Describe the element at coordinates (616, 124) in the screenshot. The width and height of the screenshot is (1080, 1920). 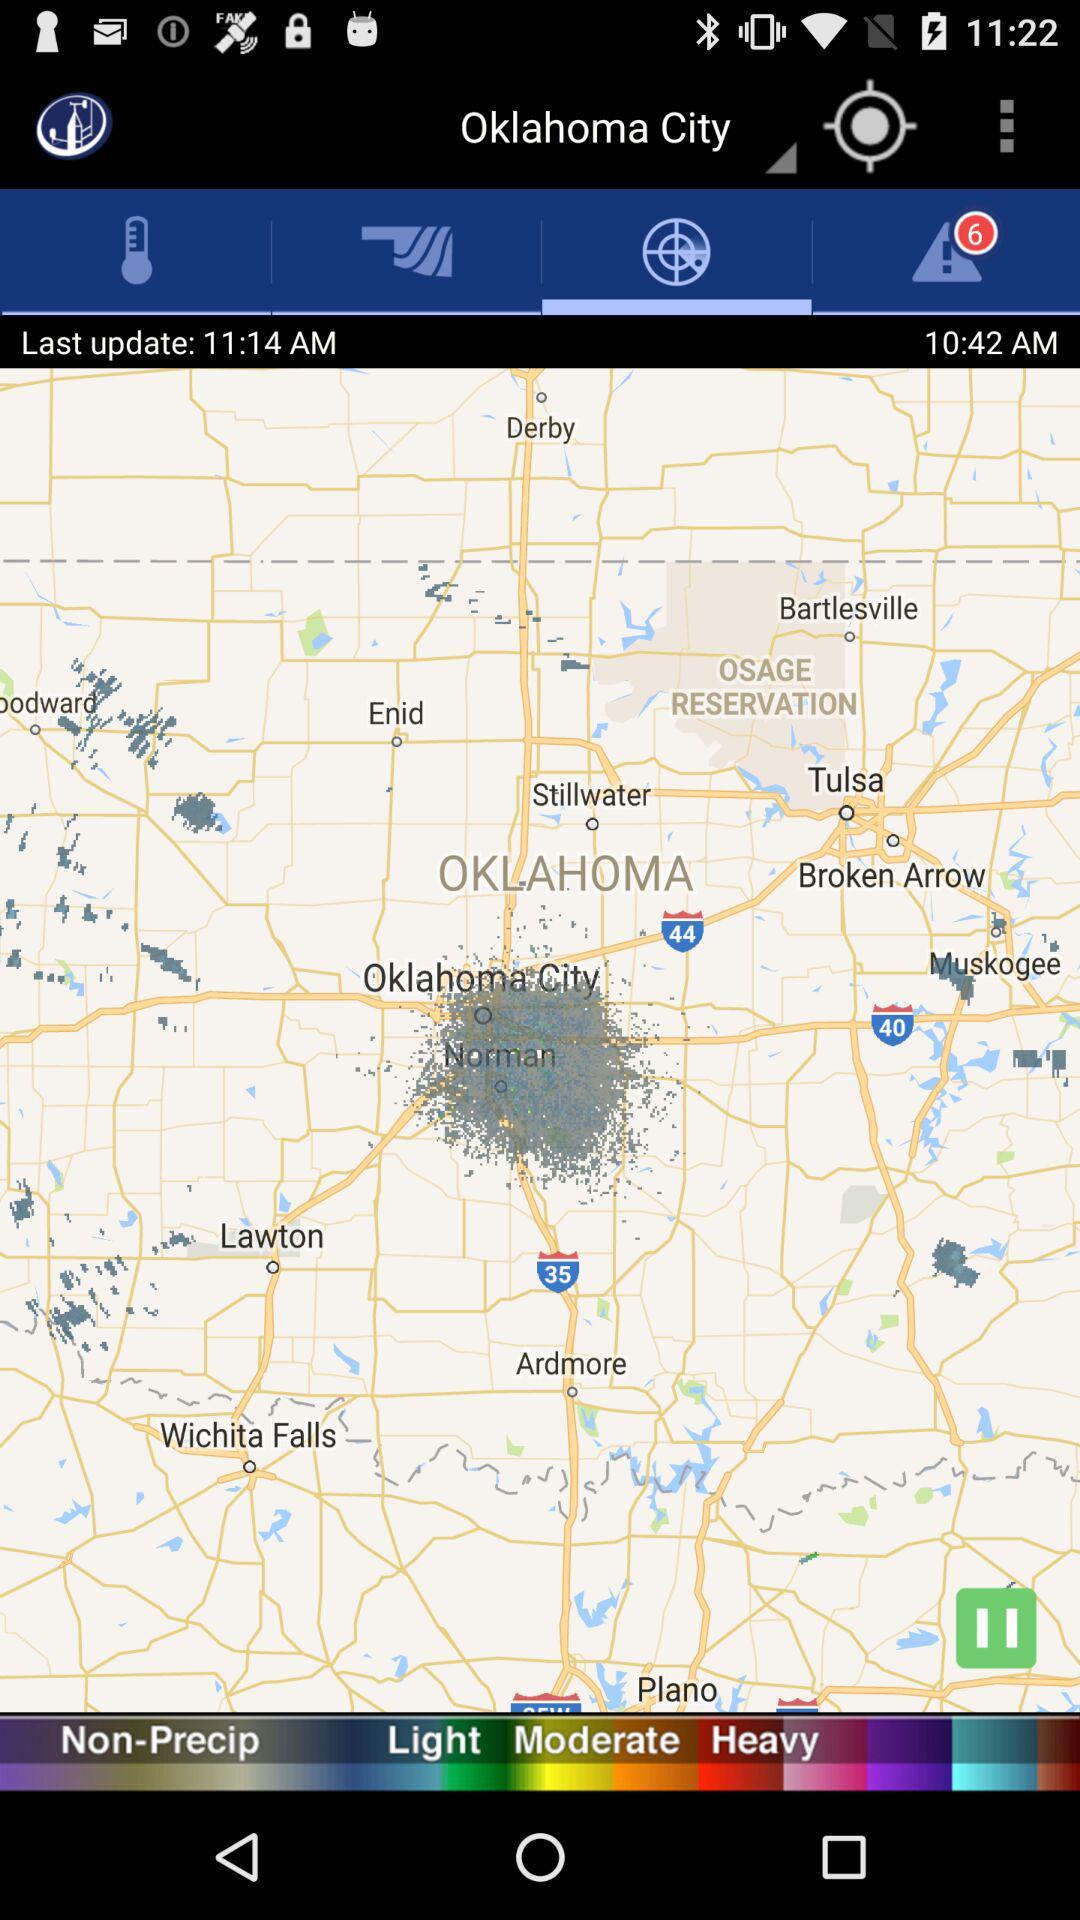
I see `oklahoma city in the menu bar` at that location.